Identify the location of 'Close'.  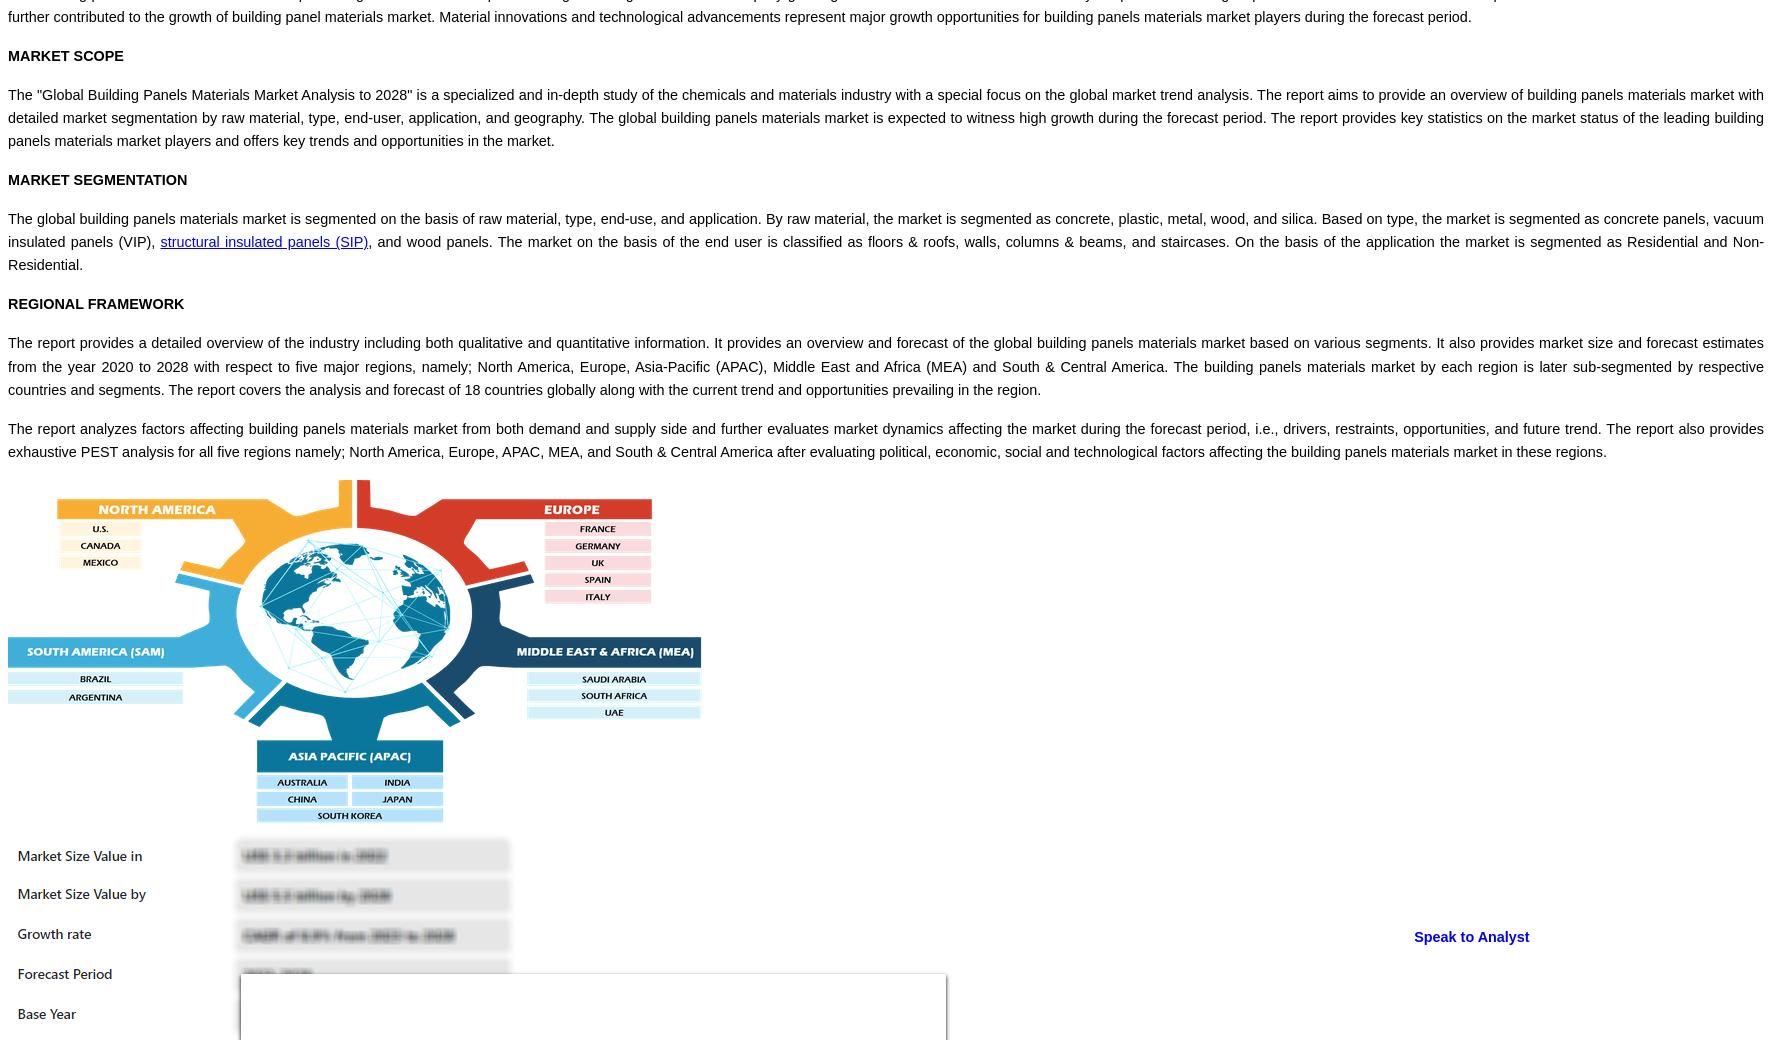
(390, 232).